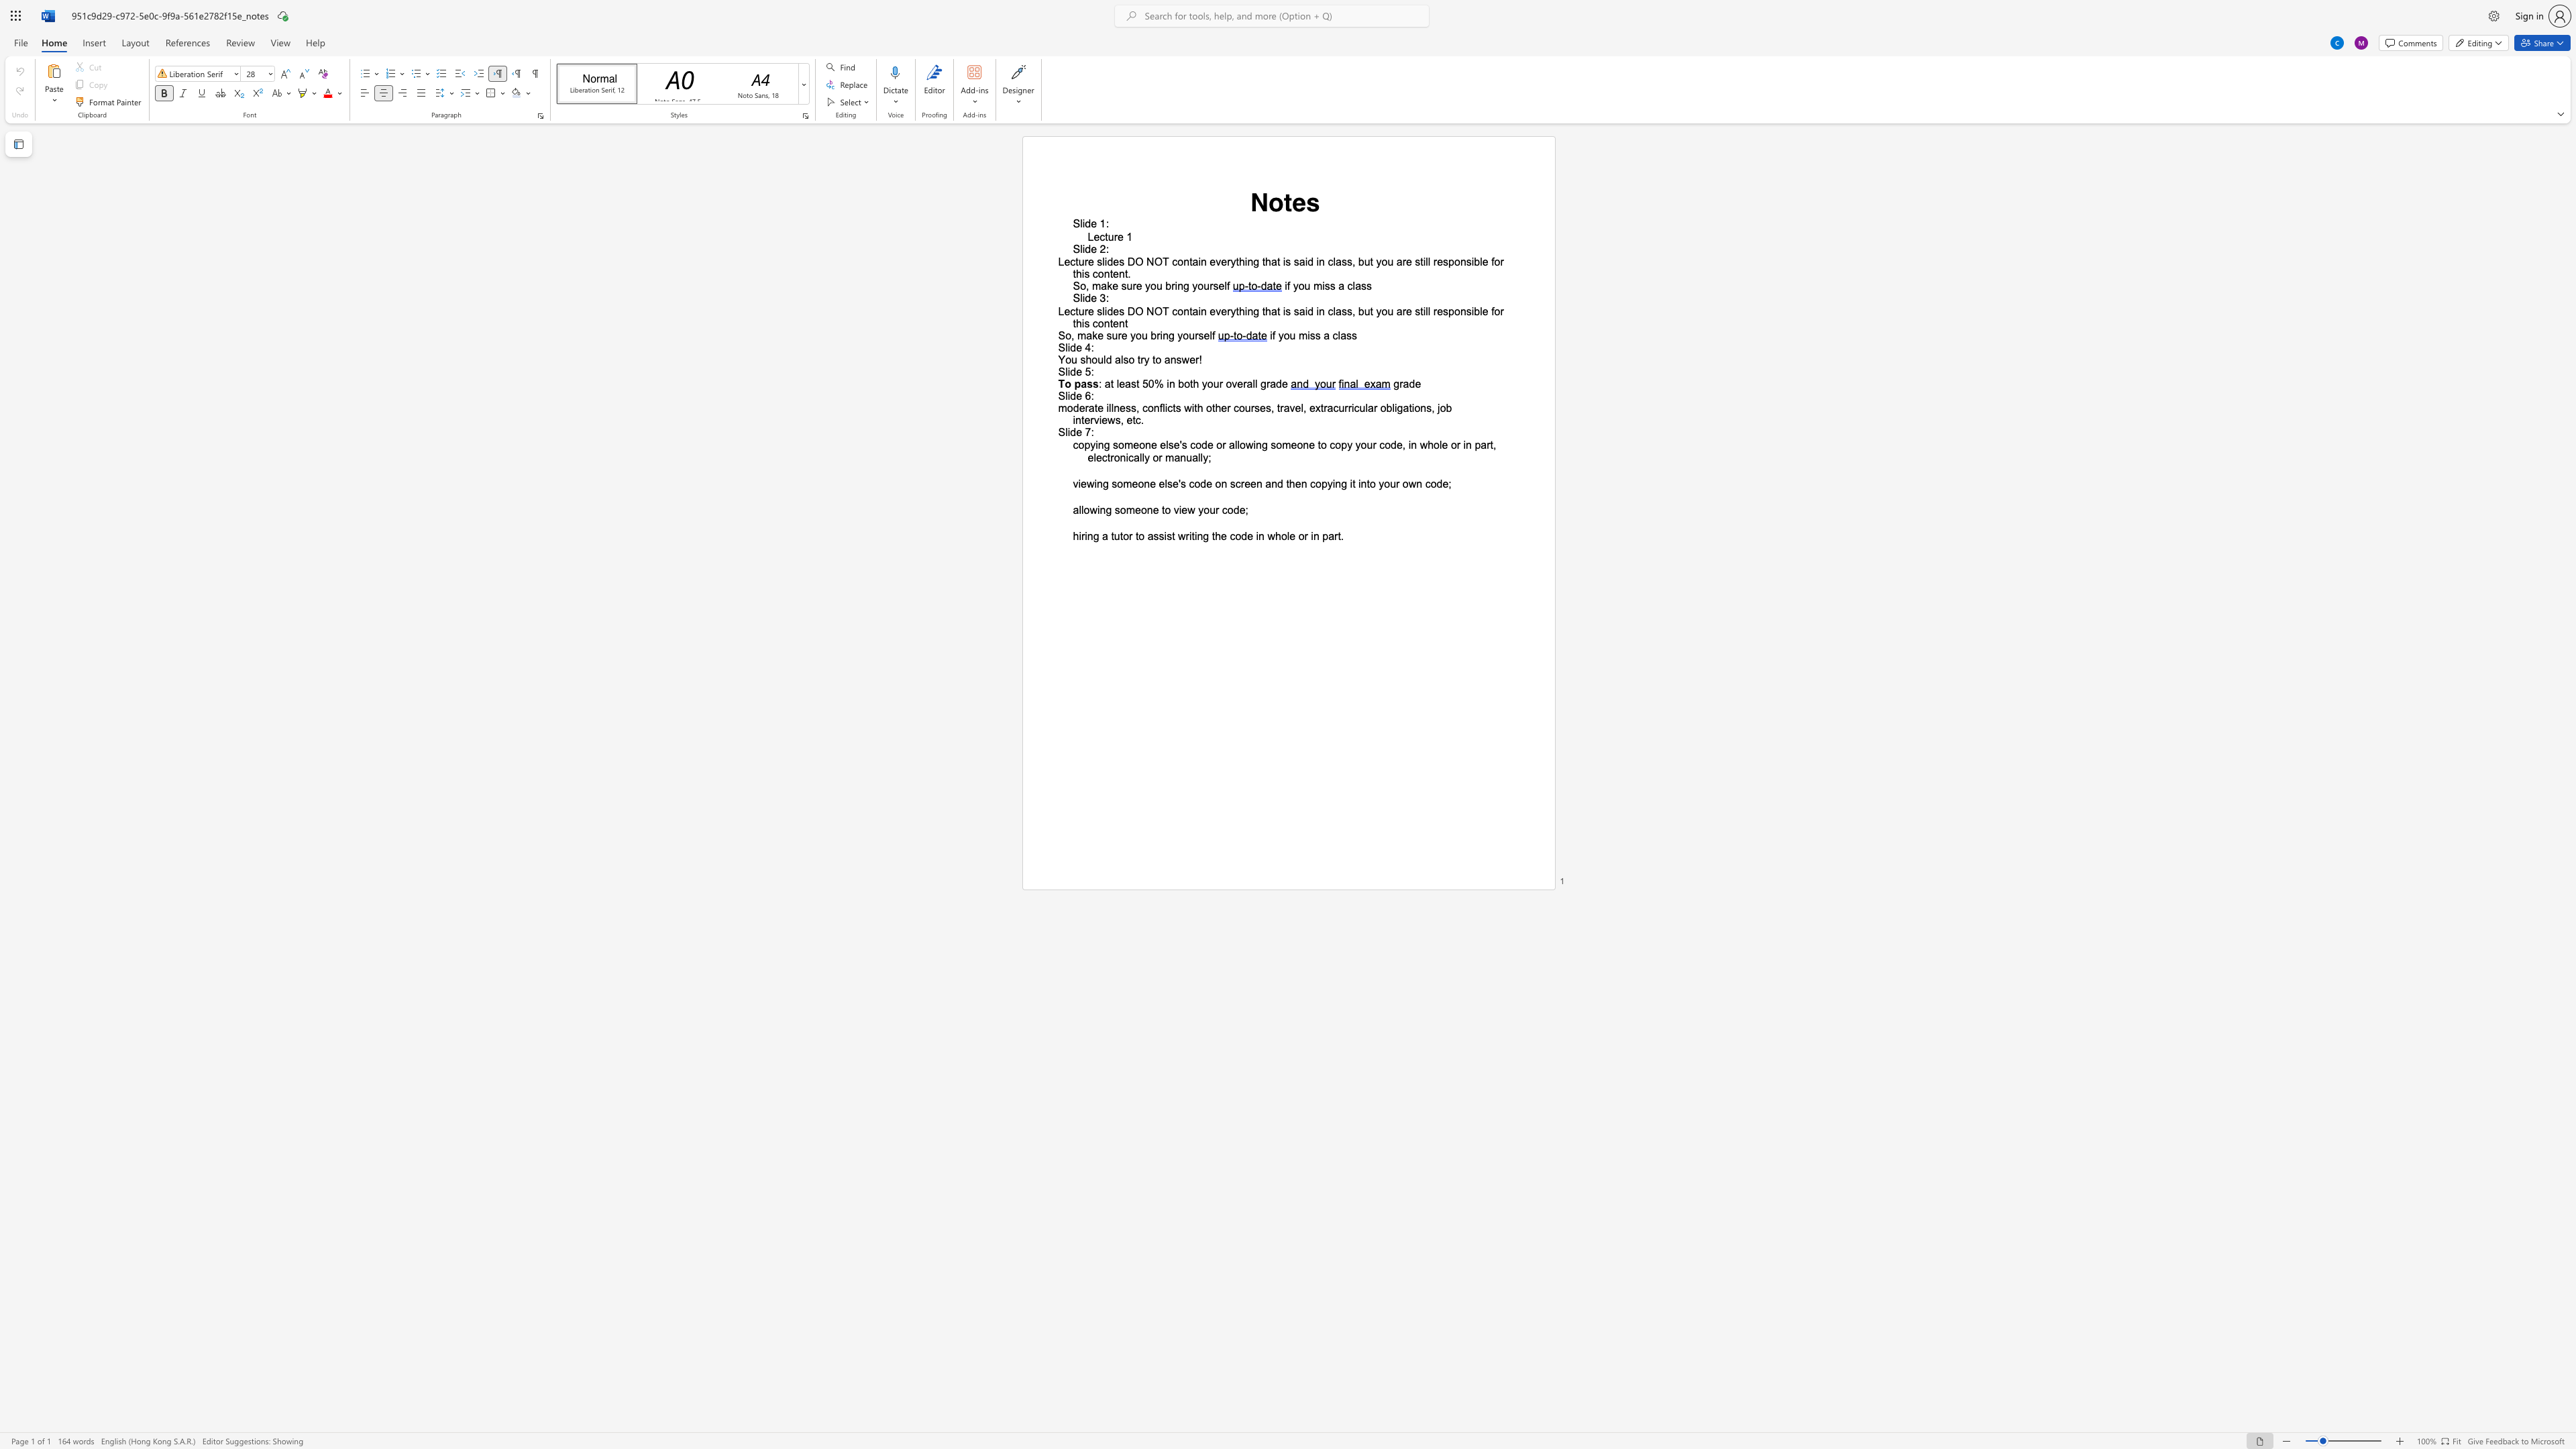 The image size is (2576, 1449). I want to click on the subset text "ss a c" within the text "if you miss a class", so click(1324, 284).